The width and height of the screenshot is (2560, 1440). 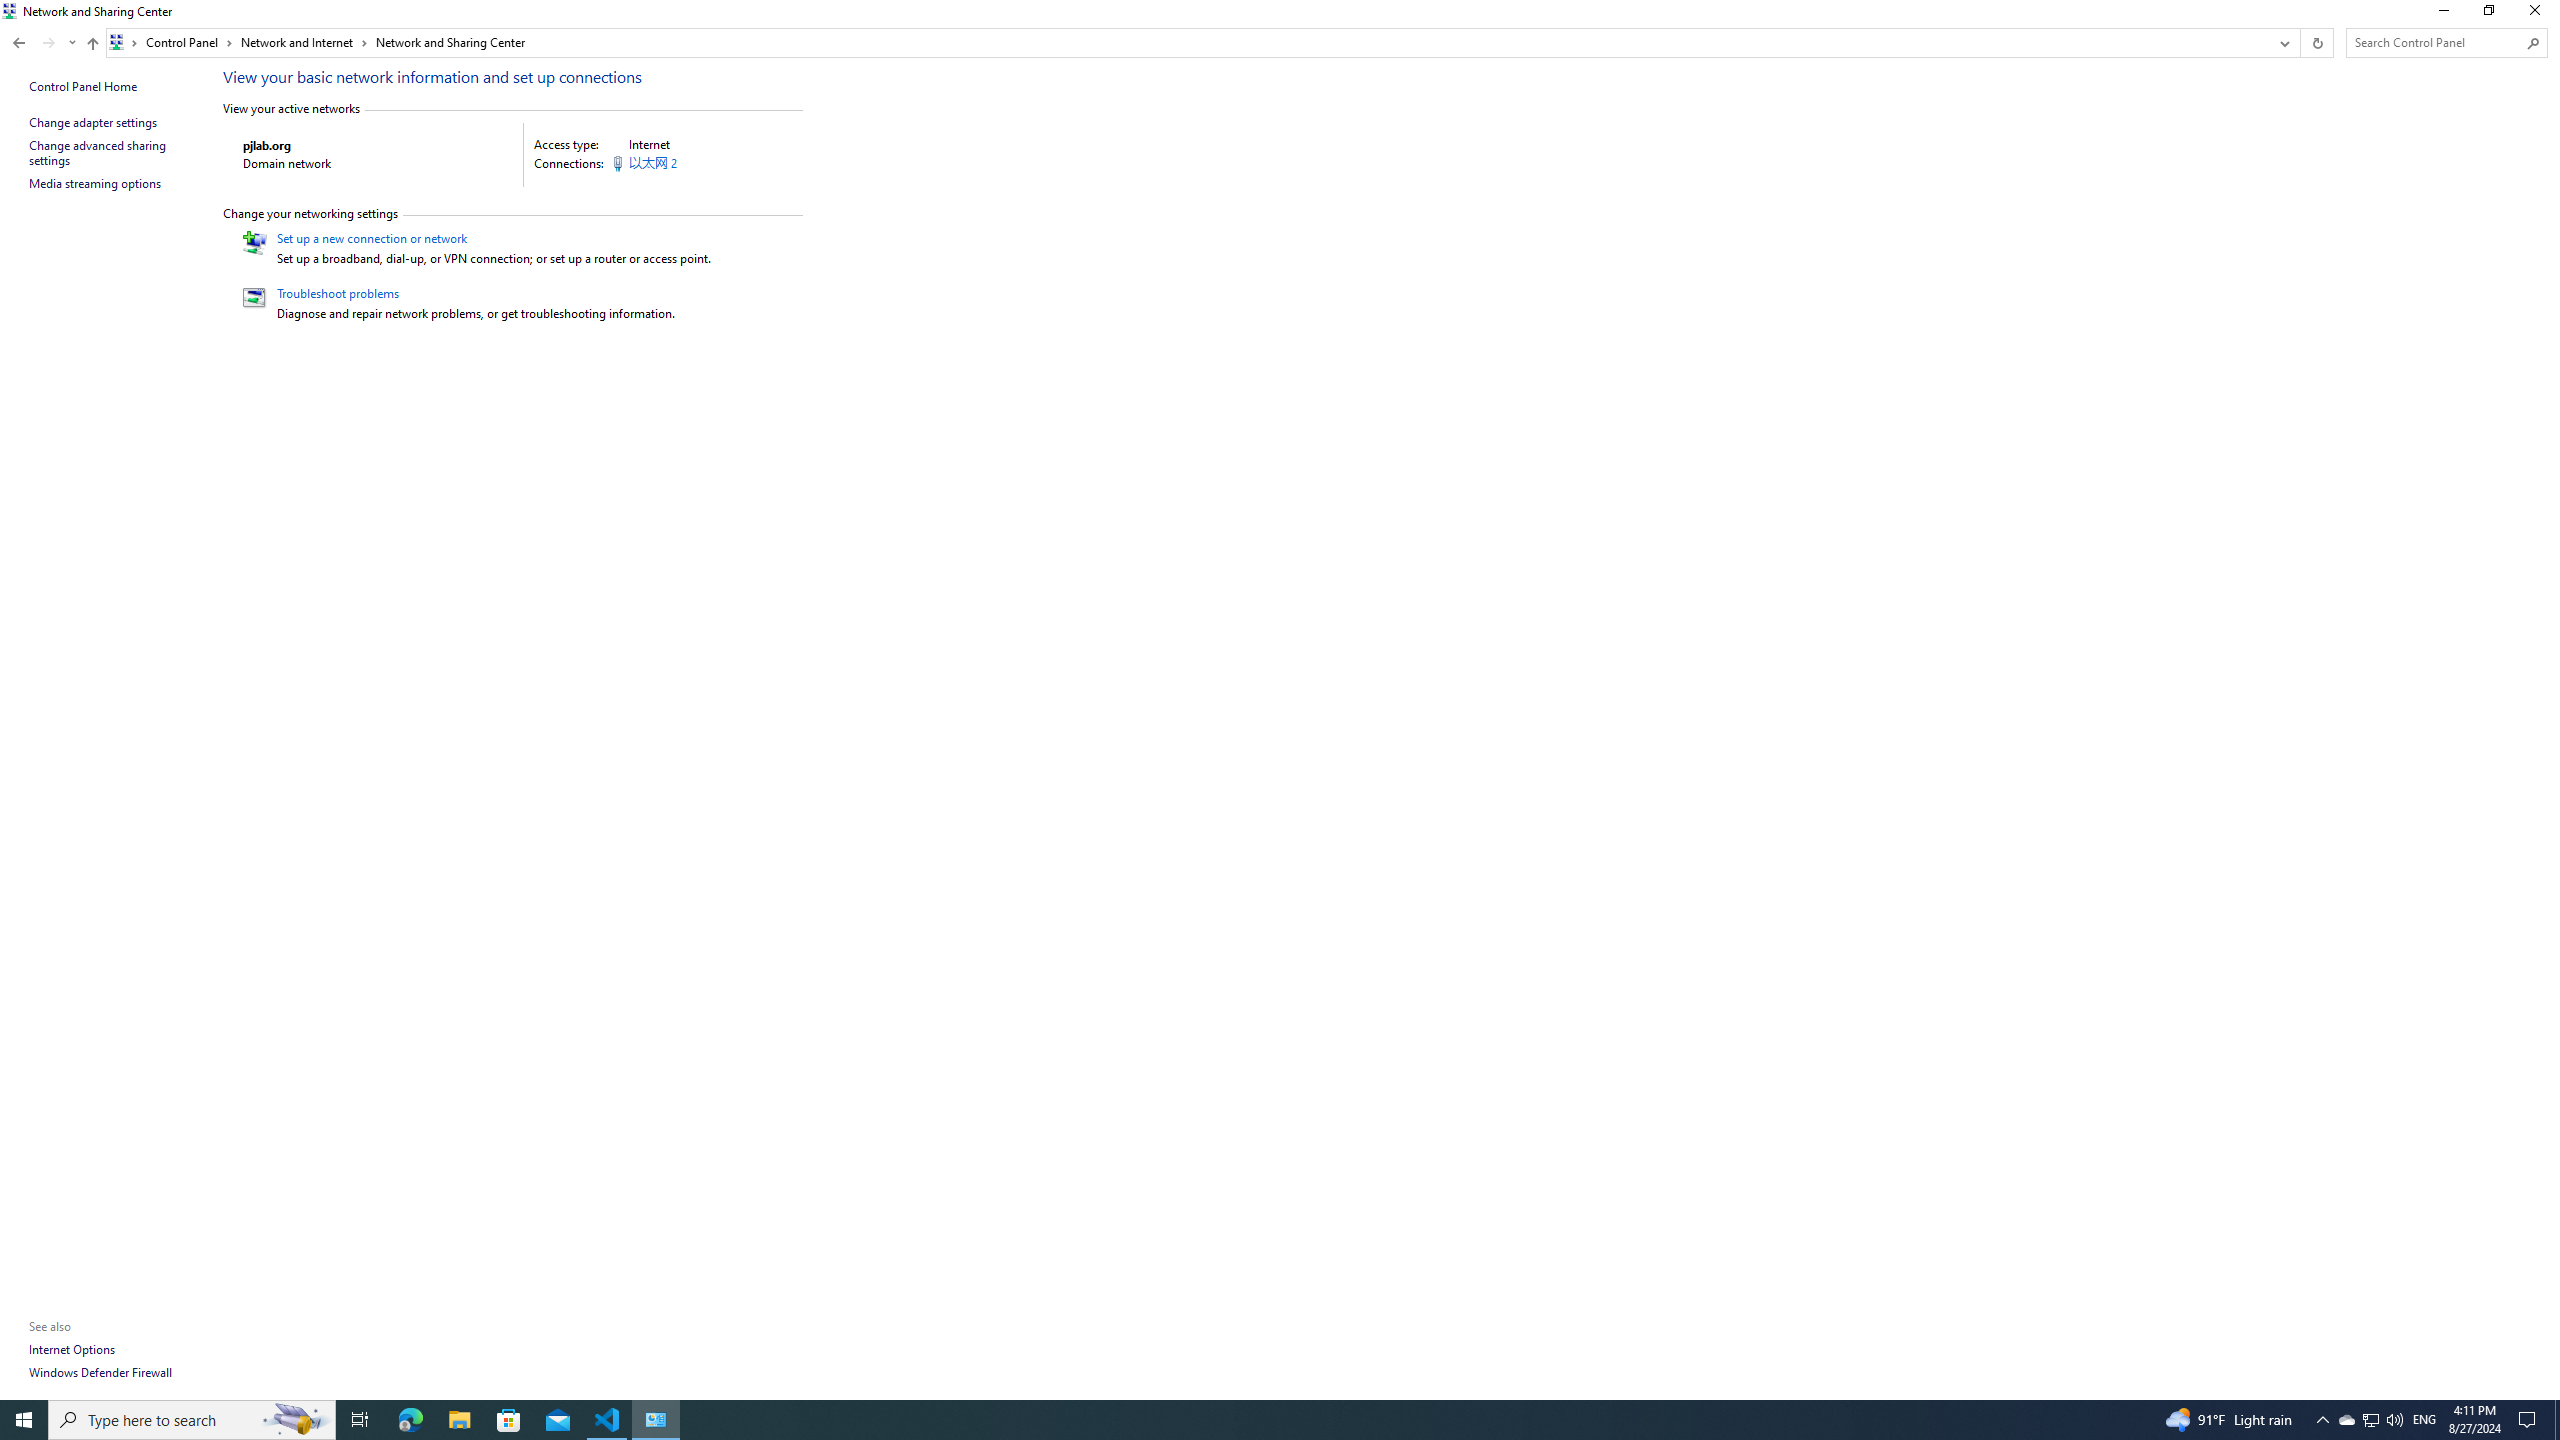 What do you see at coordinates (93, 45) in the screenshot?
I see `'Up band toolbar'` at bounding box center [93, 45].